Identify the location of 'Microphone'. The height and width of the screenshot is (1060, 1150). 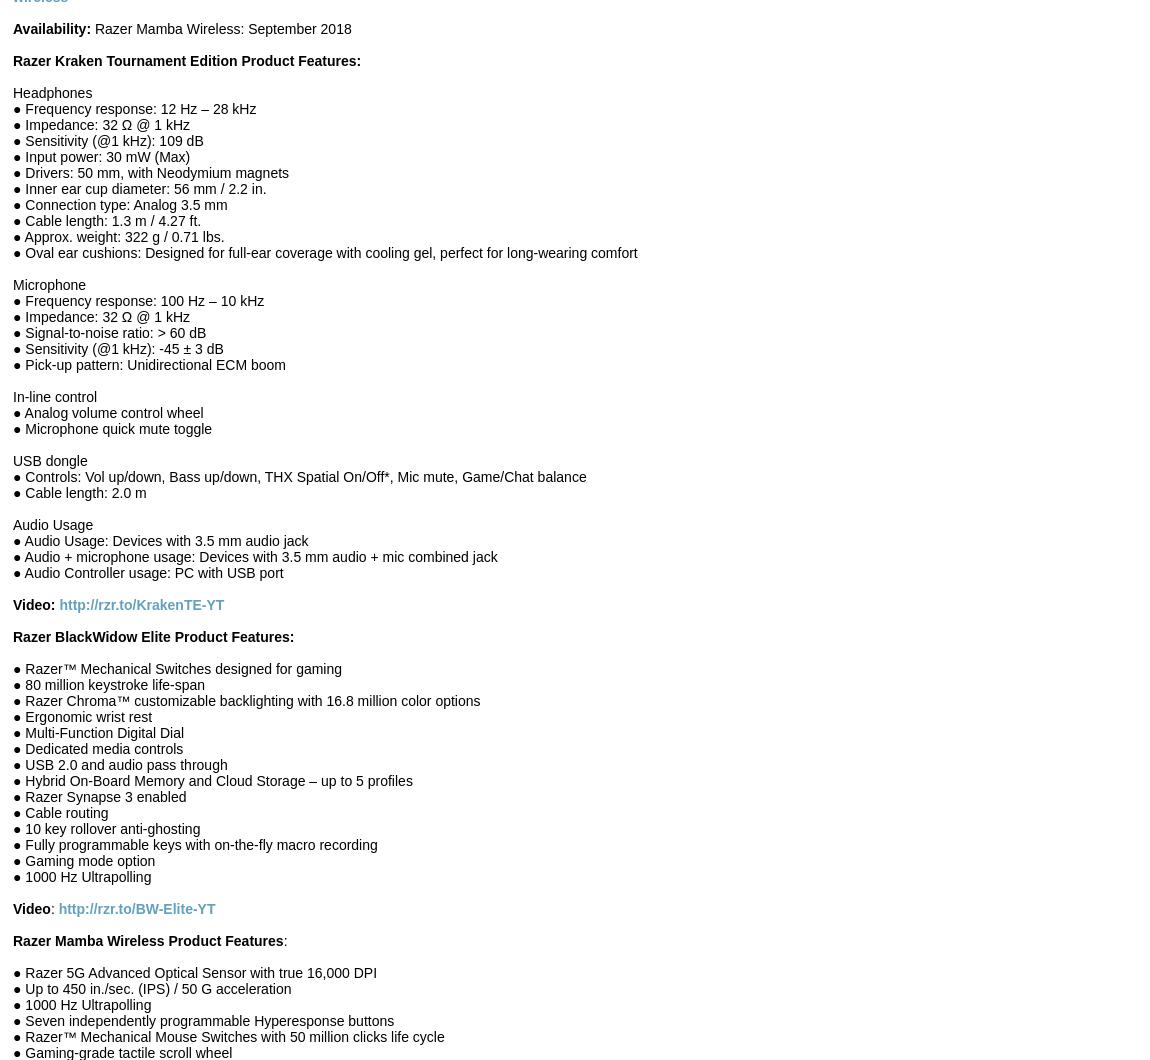
(50, 285).